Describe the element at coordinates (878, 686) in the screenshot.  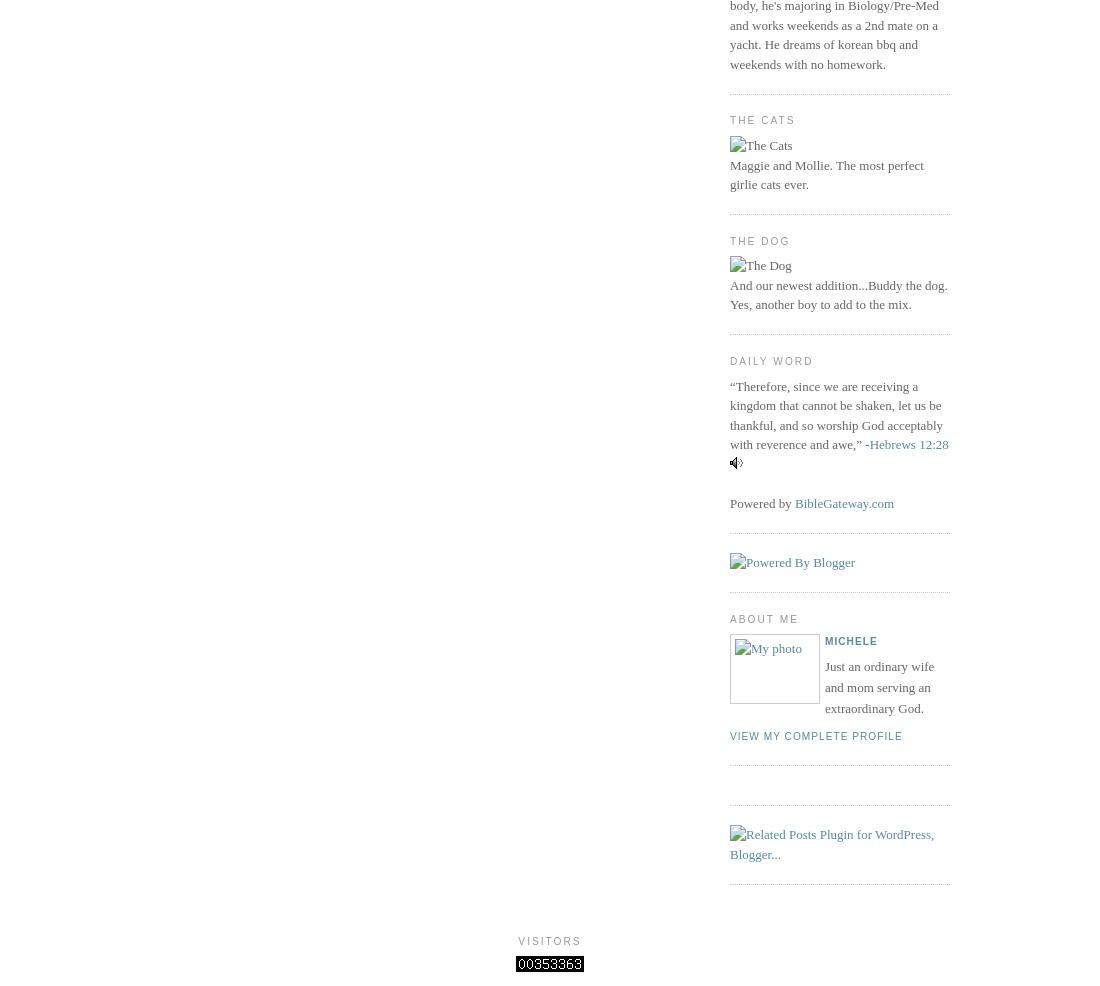
I see `'Just an ordinary wife and mom serving an extraordinary God.'` at that location.